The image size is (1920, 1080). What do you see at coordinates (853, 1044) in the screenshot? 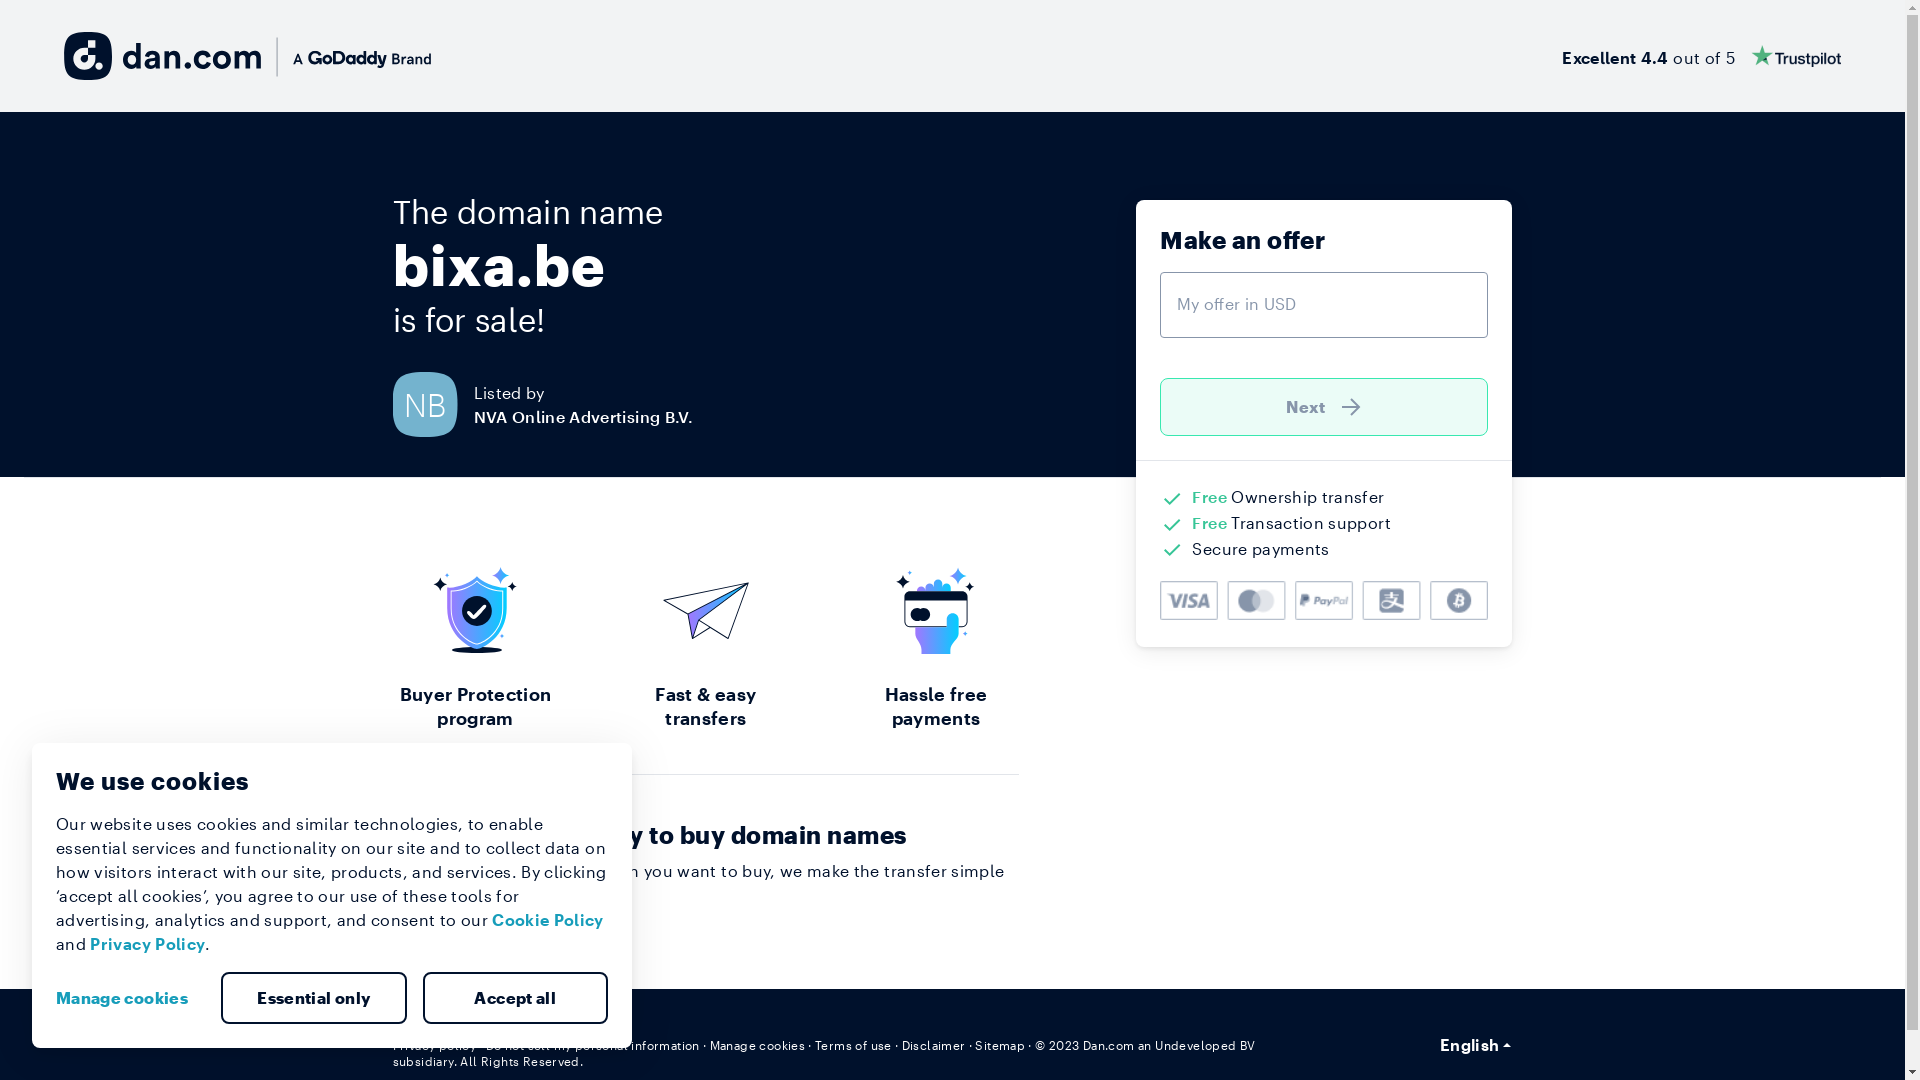
I see `'Terms of use'` at bounding box center [853, 1044].